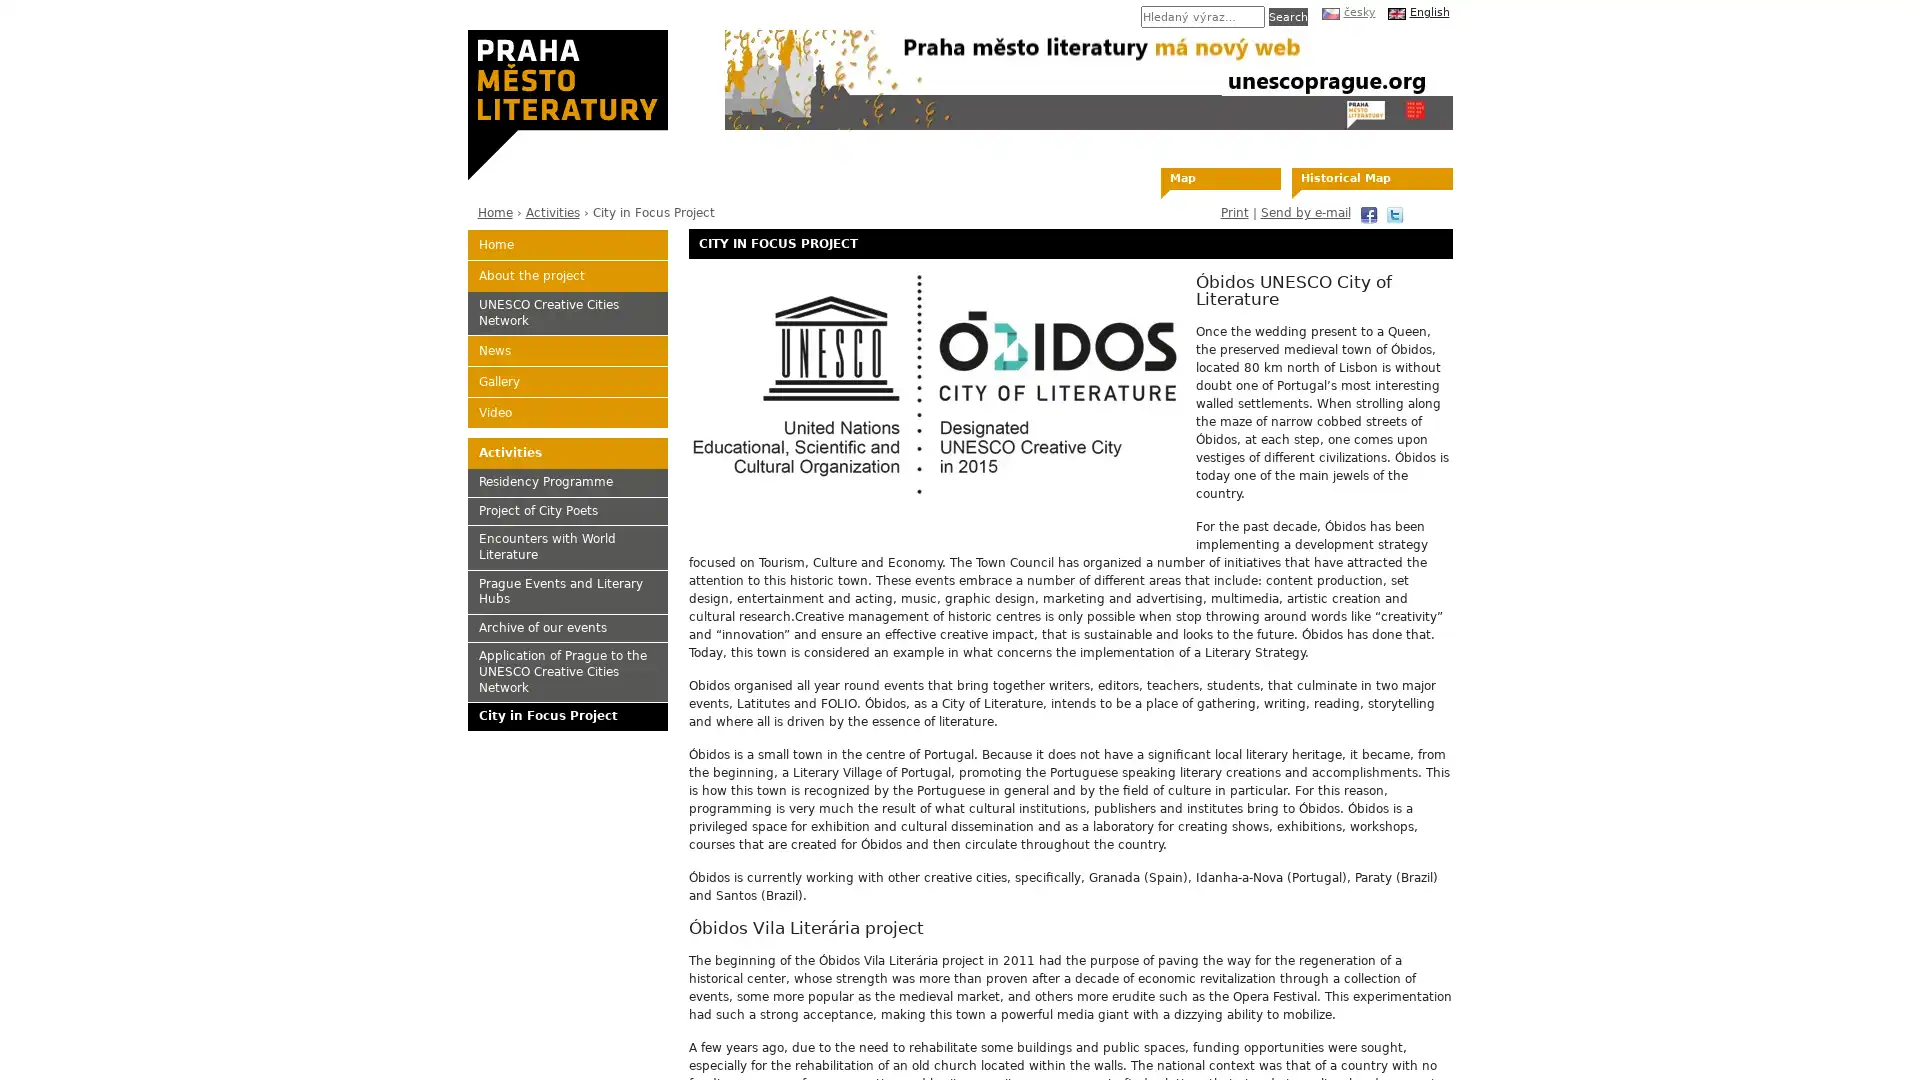  I want to click on Search, so click(1287, 16).